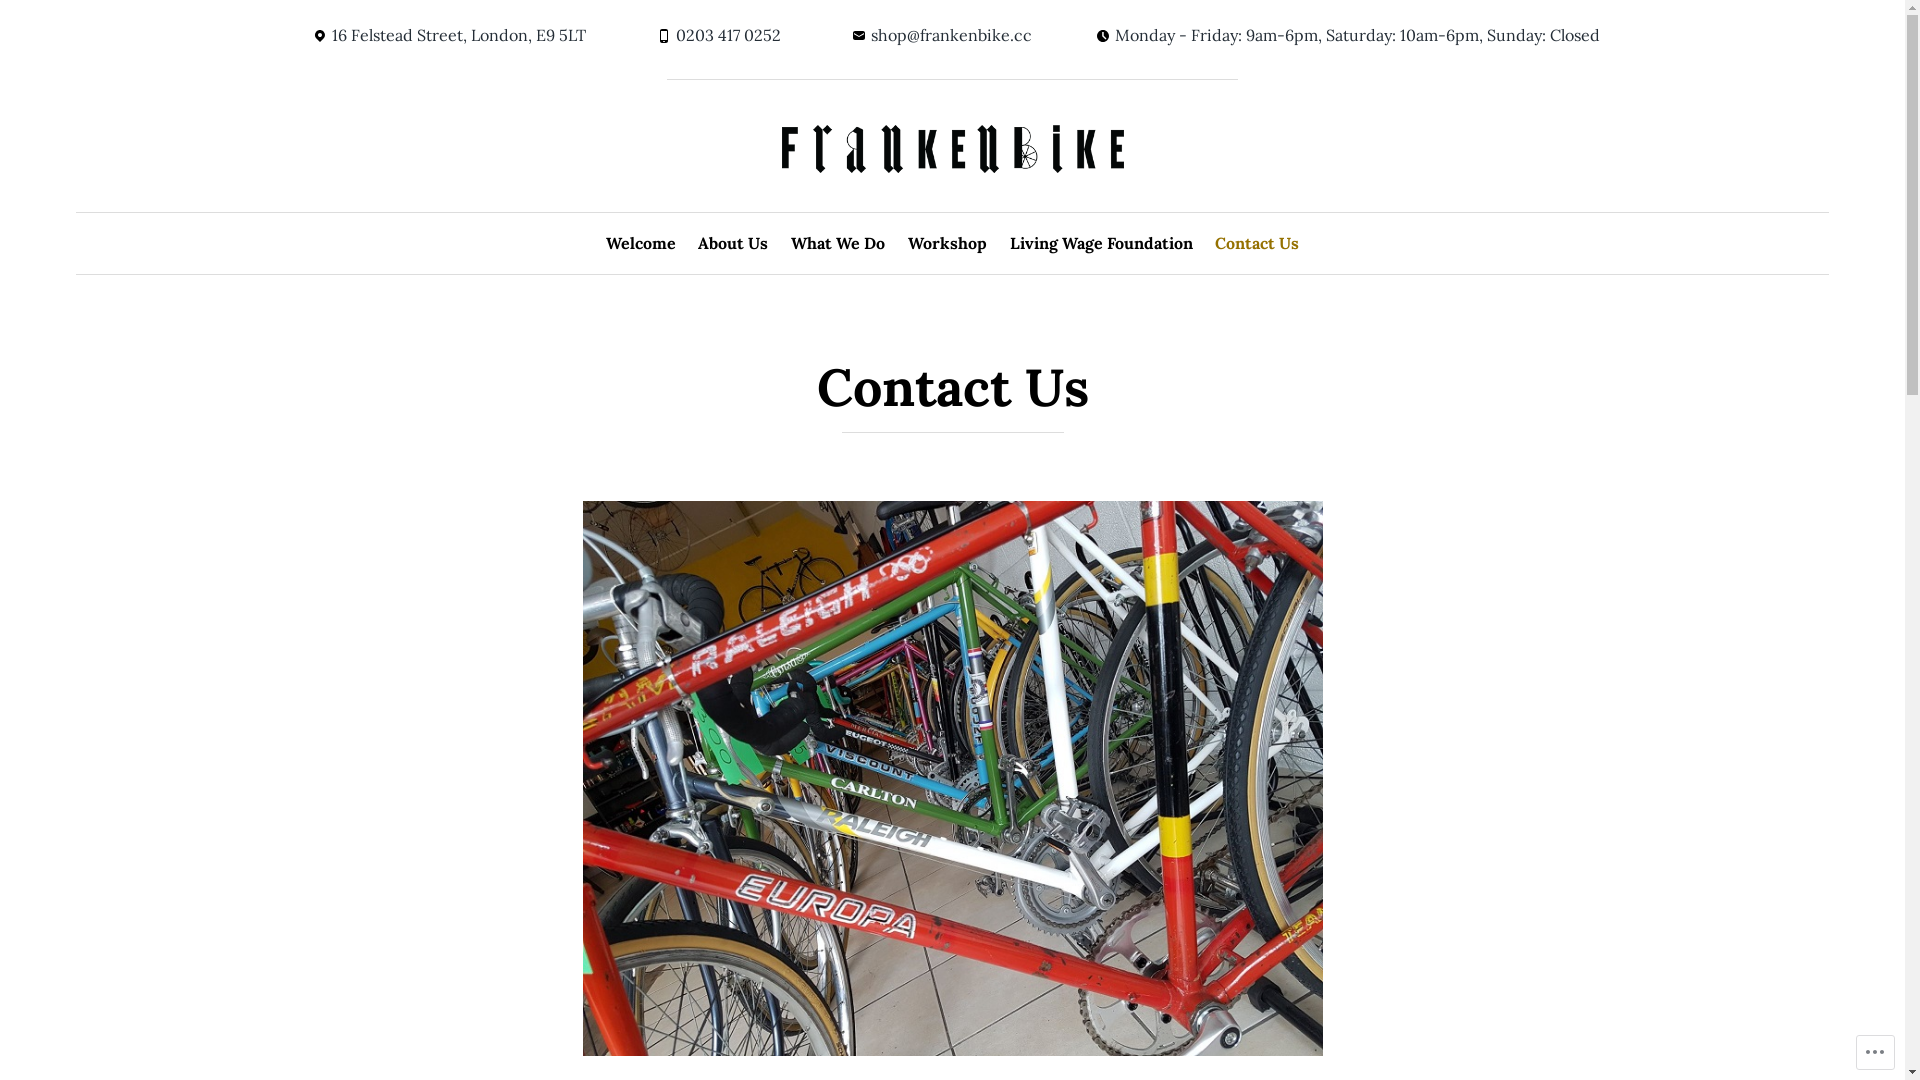  I want to click on 'Living Wage Foundation', so click(1100, 242).